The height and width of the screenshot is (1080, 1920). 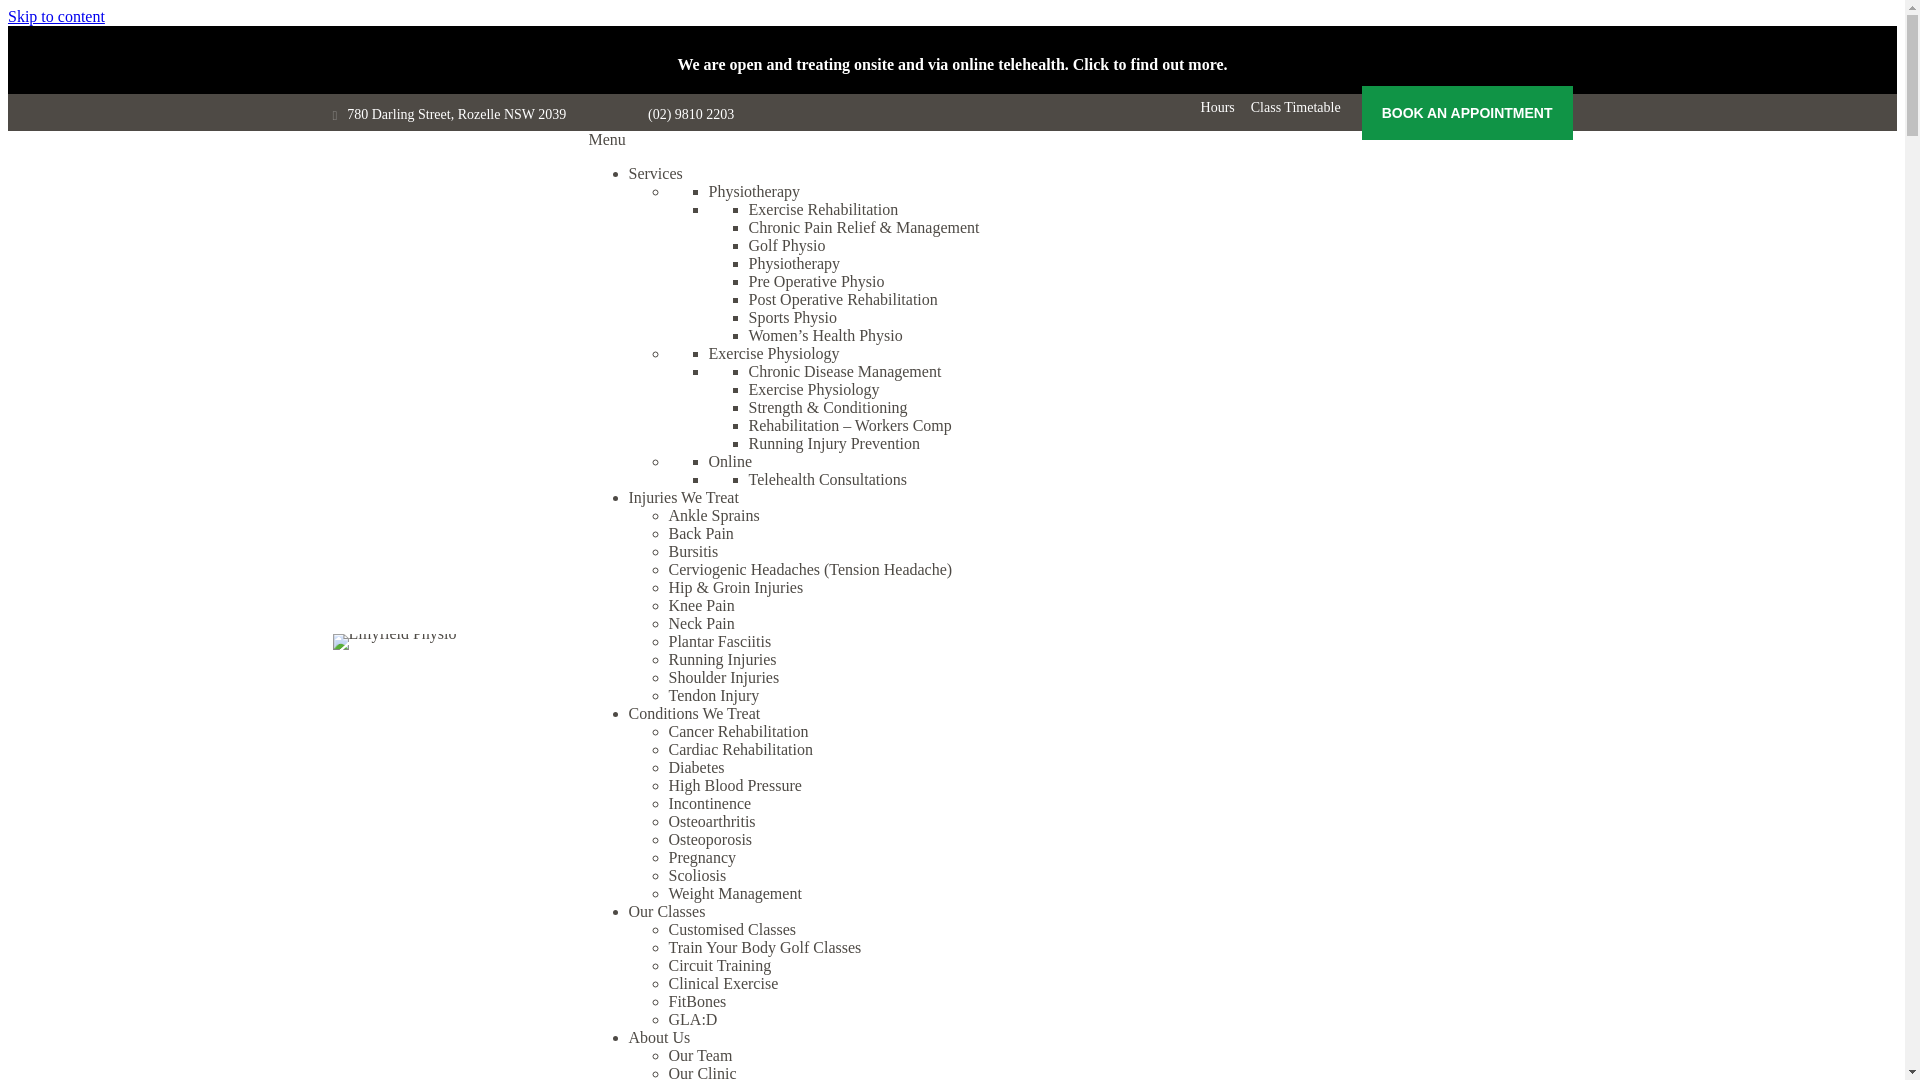 I want to click on 'Pregnancy', so click(x=701, y=856).